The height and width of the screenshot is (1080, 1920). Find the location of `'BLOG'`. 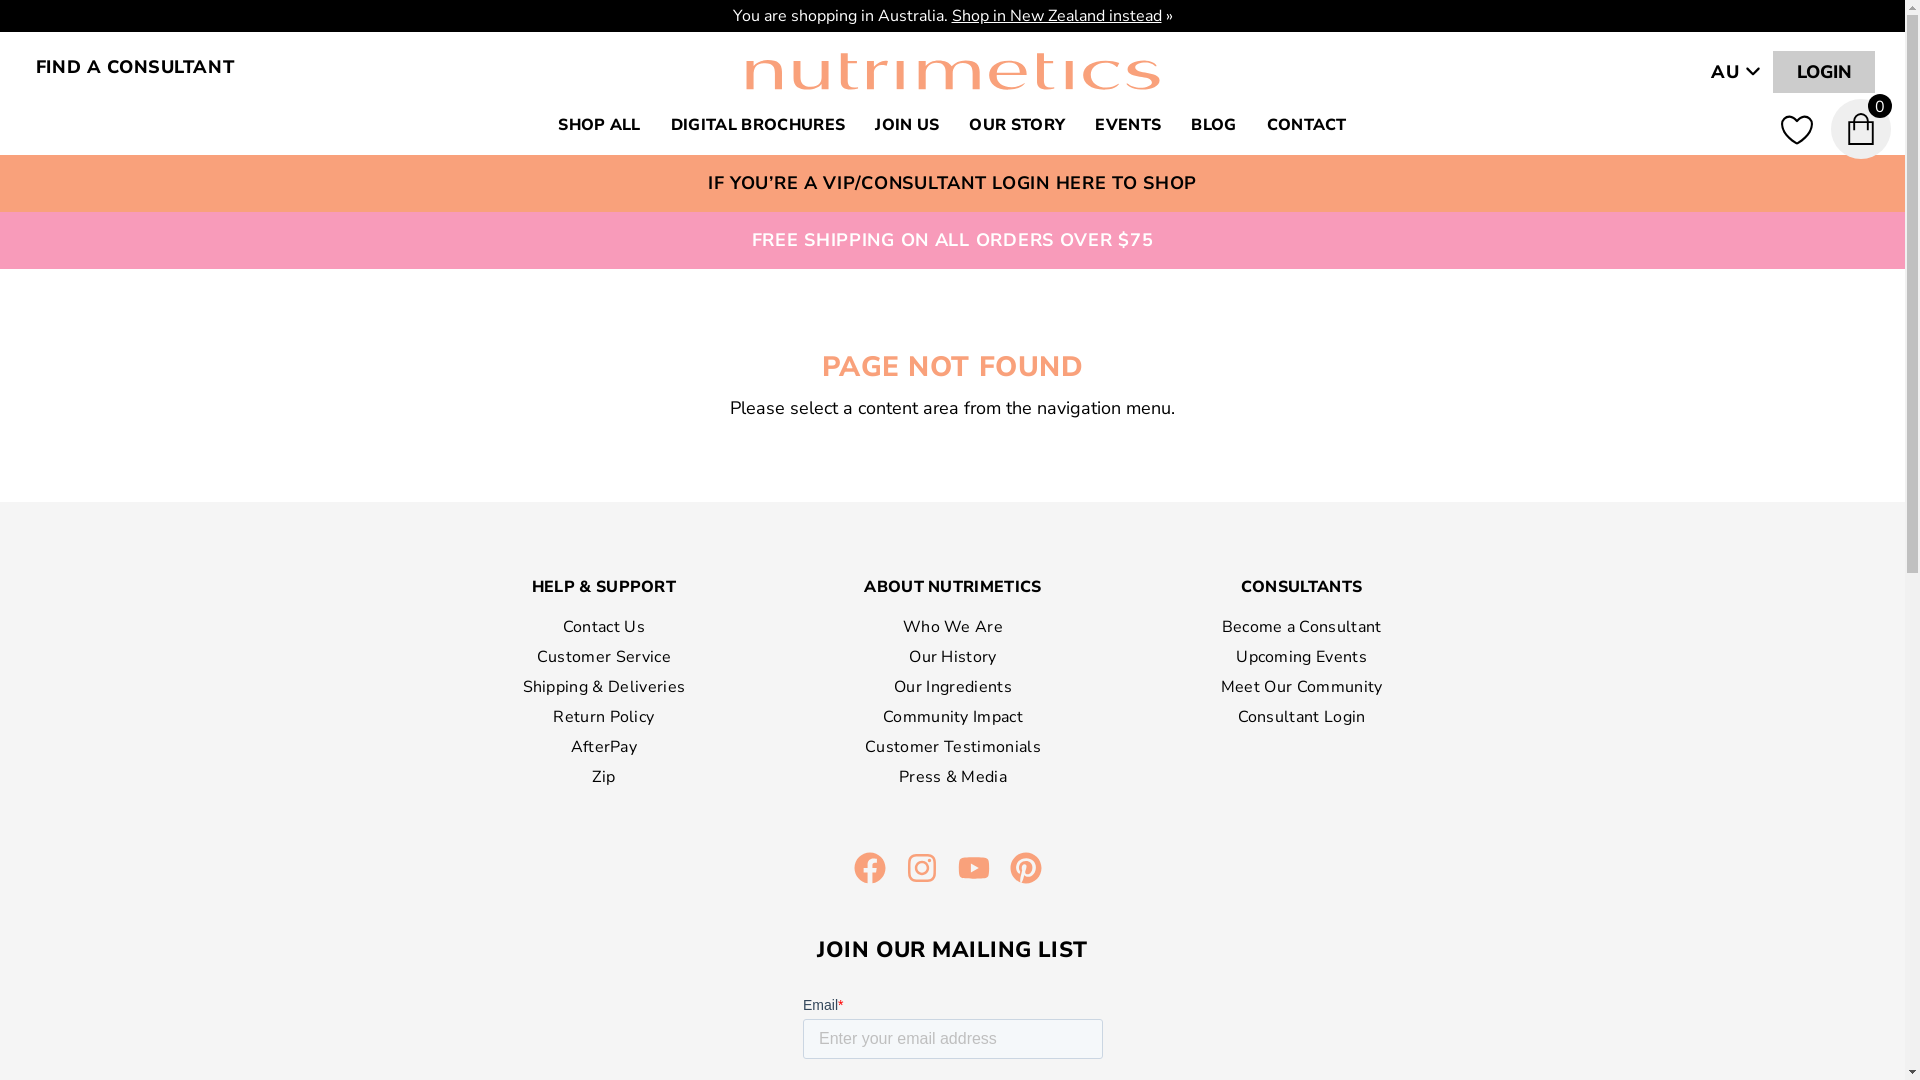

'BLOG' is located at coordinates (1212, 124).